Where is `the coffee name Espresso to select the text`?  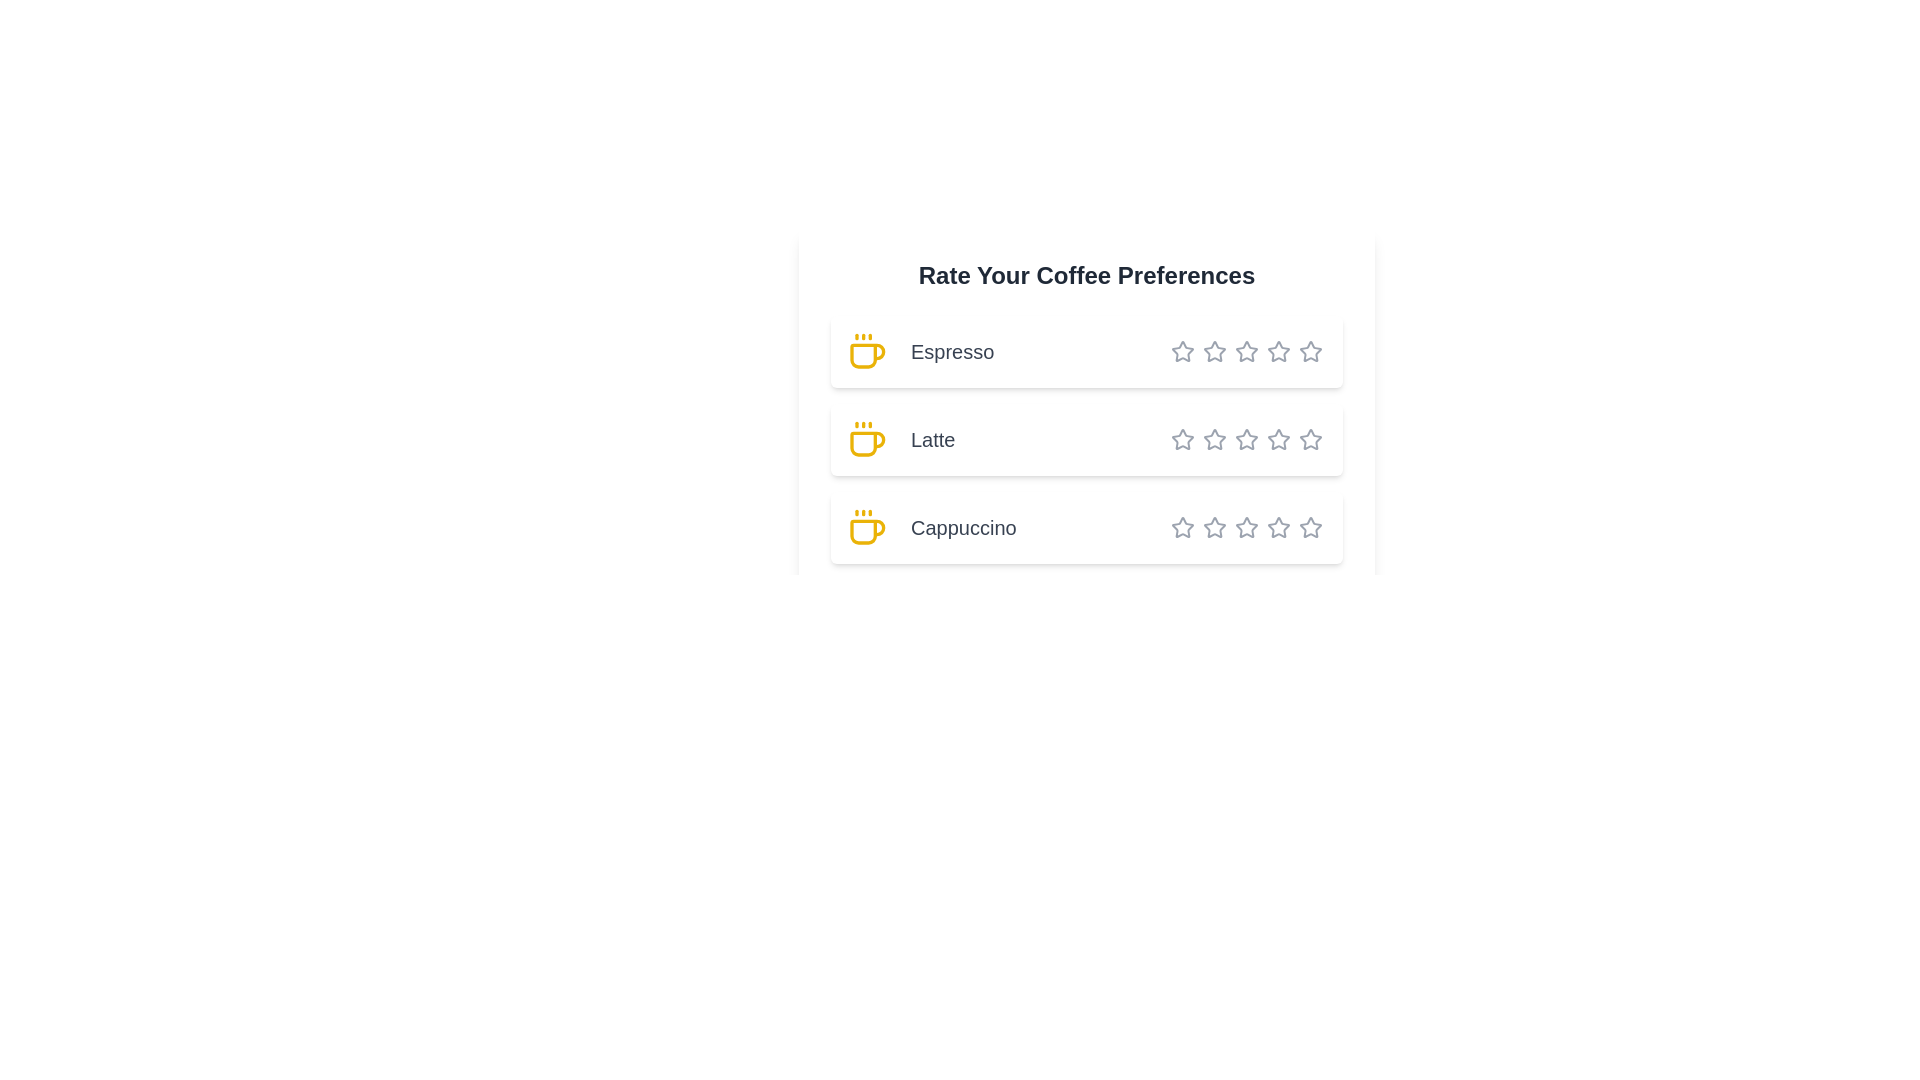
the coffee name Espresso to select the text is located at coordinates (1085, 350).